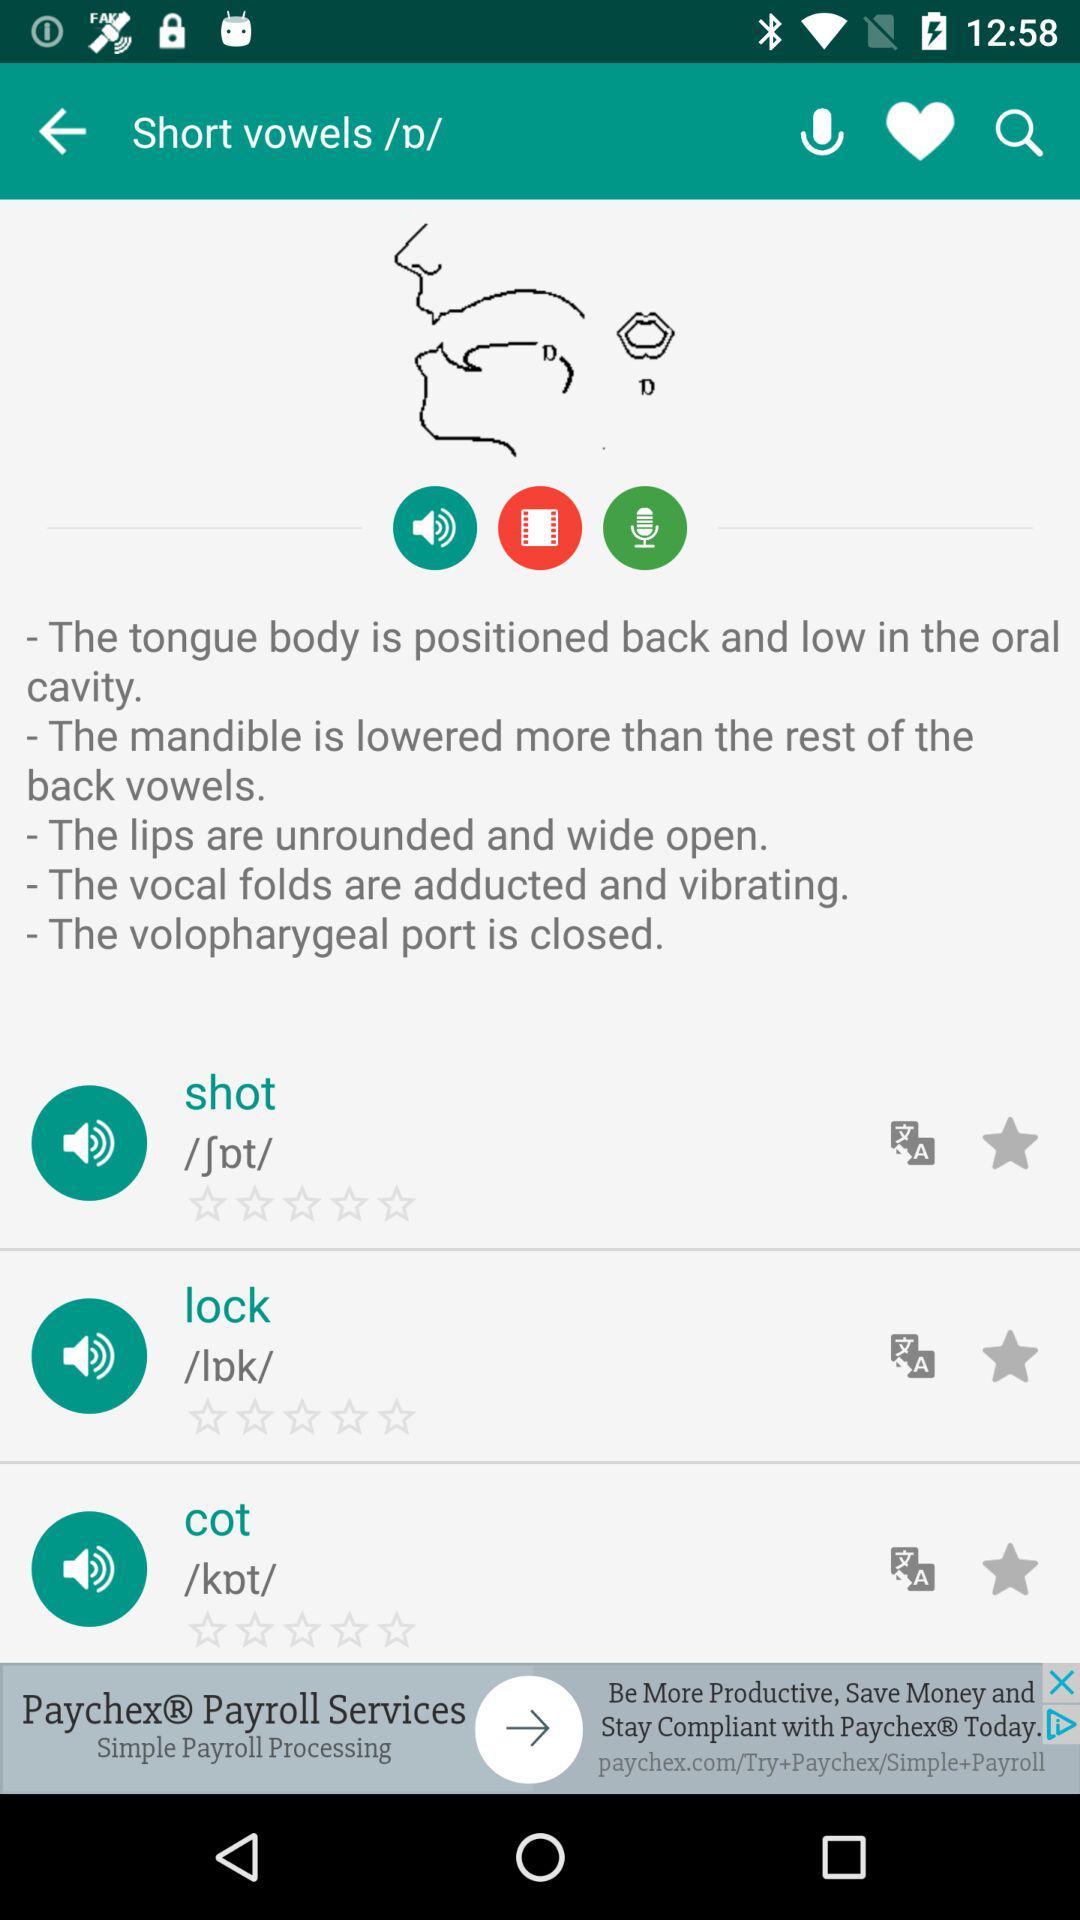 The width and height of the screenshot is (1080, 1920). What do you see at coordinates (920, 130) in the screenshot?
I see `the favorite icon` at bounding box center [920, 130].